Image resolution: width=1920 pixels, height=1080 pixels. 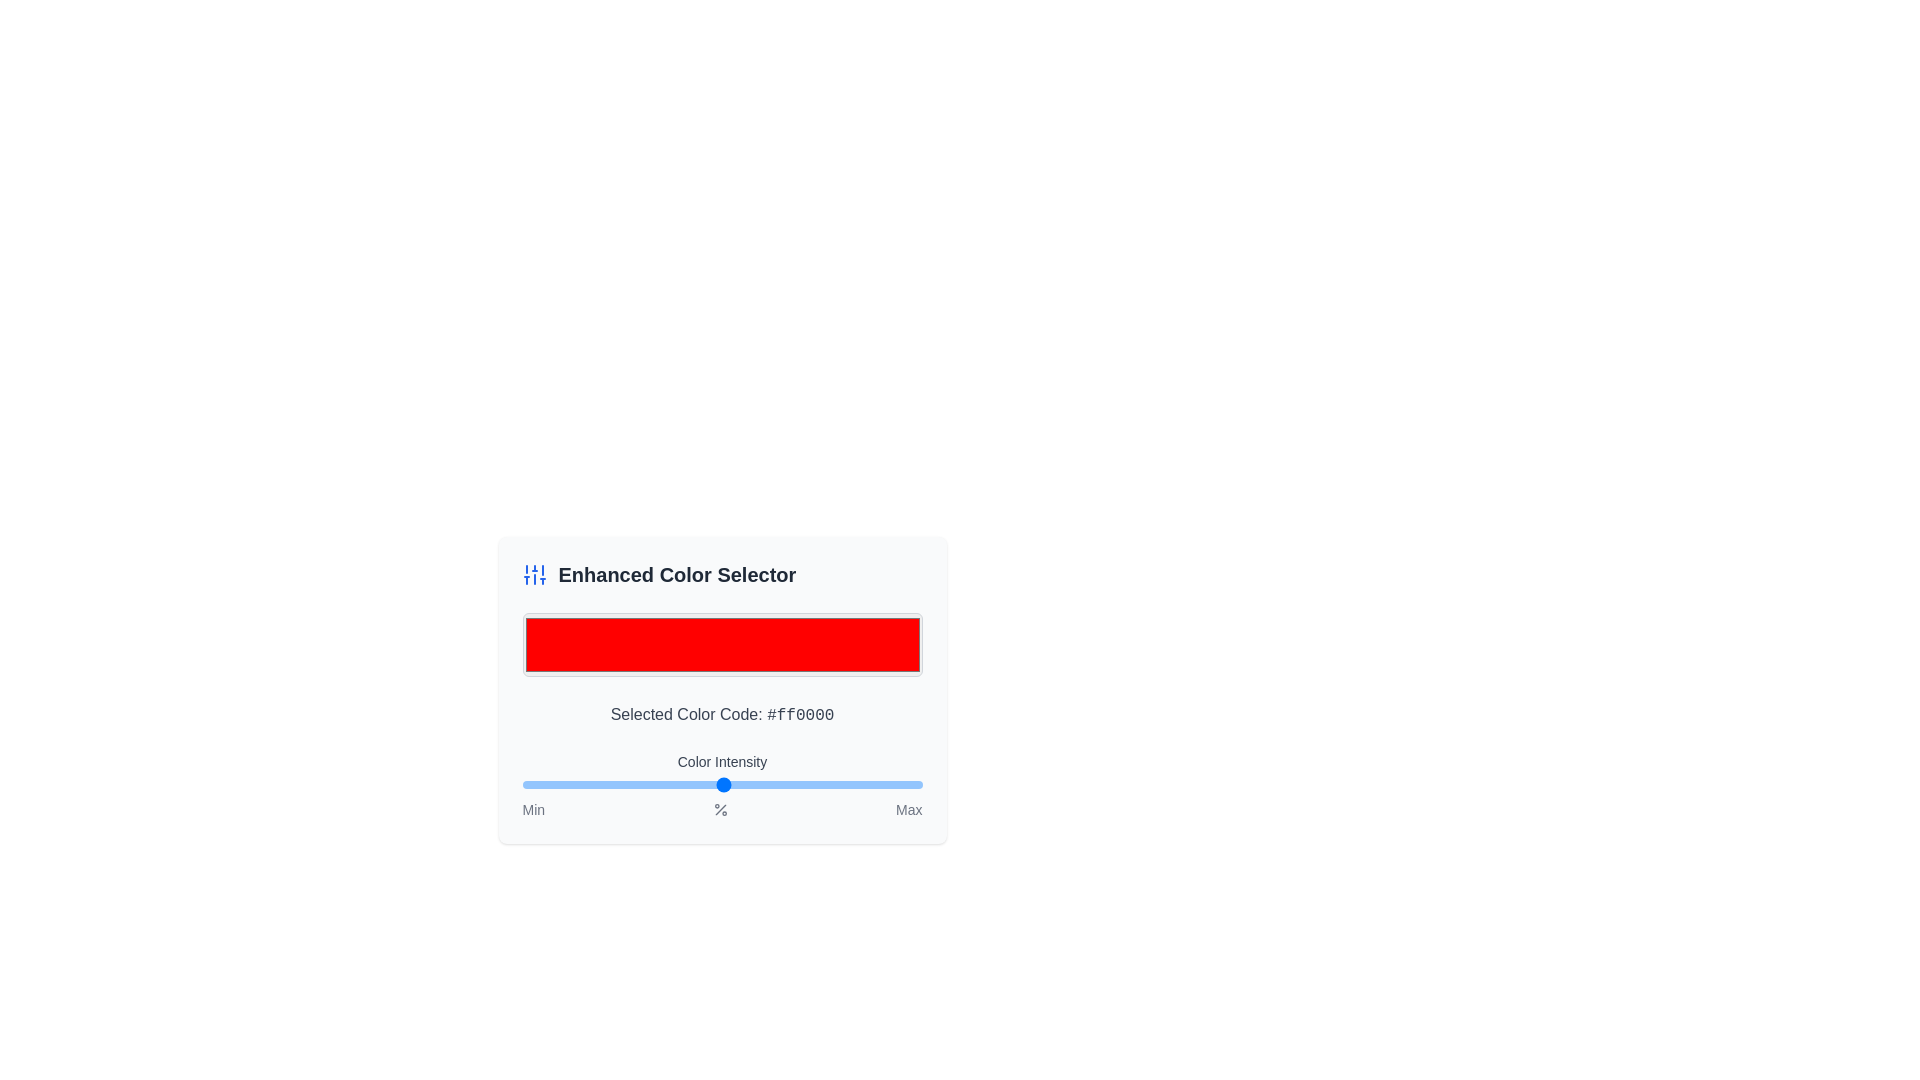 What do you see at coordinates (721, 714) in the screenshot?
I see `the static text label that reads 'Selected Color Code: #ff0000', which is centrally aligned in the 'Enhanced Color Selector' block, positioned beneath the red color display box and above the 'Color Intensity' slider` at bounding box center [721, 714].